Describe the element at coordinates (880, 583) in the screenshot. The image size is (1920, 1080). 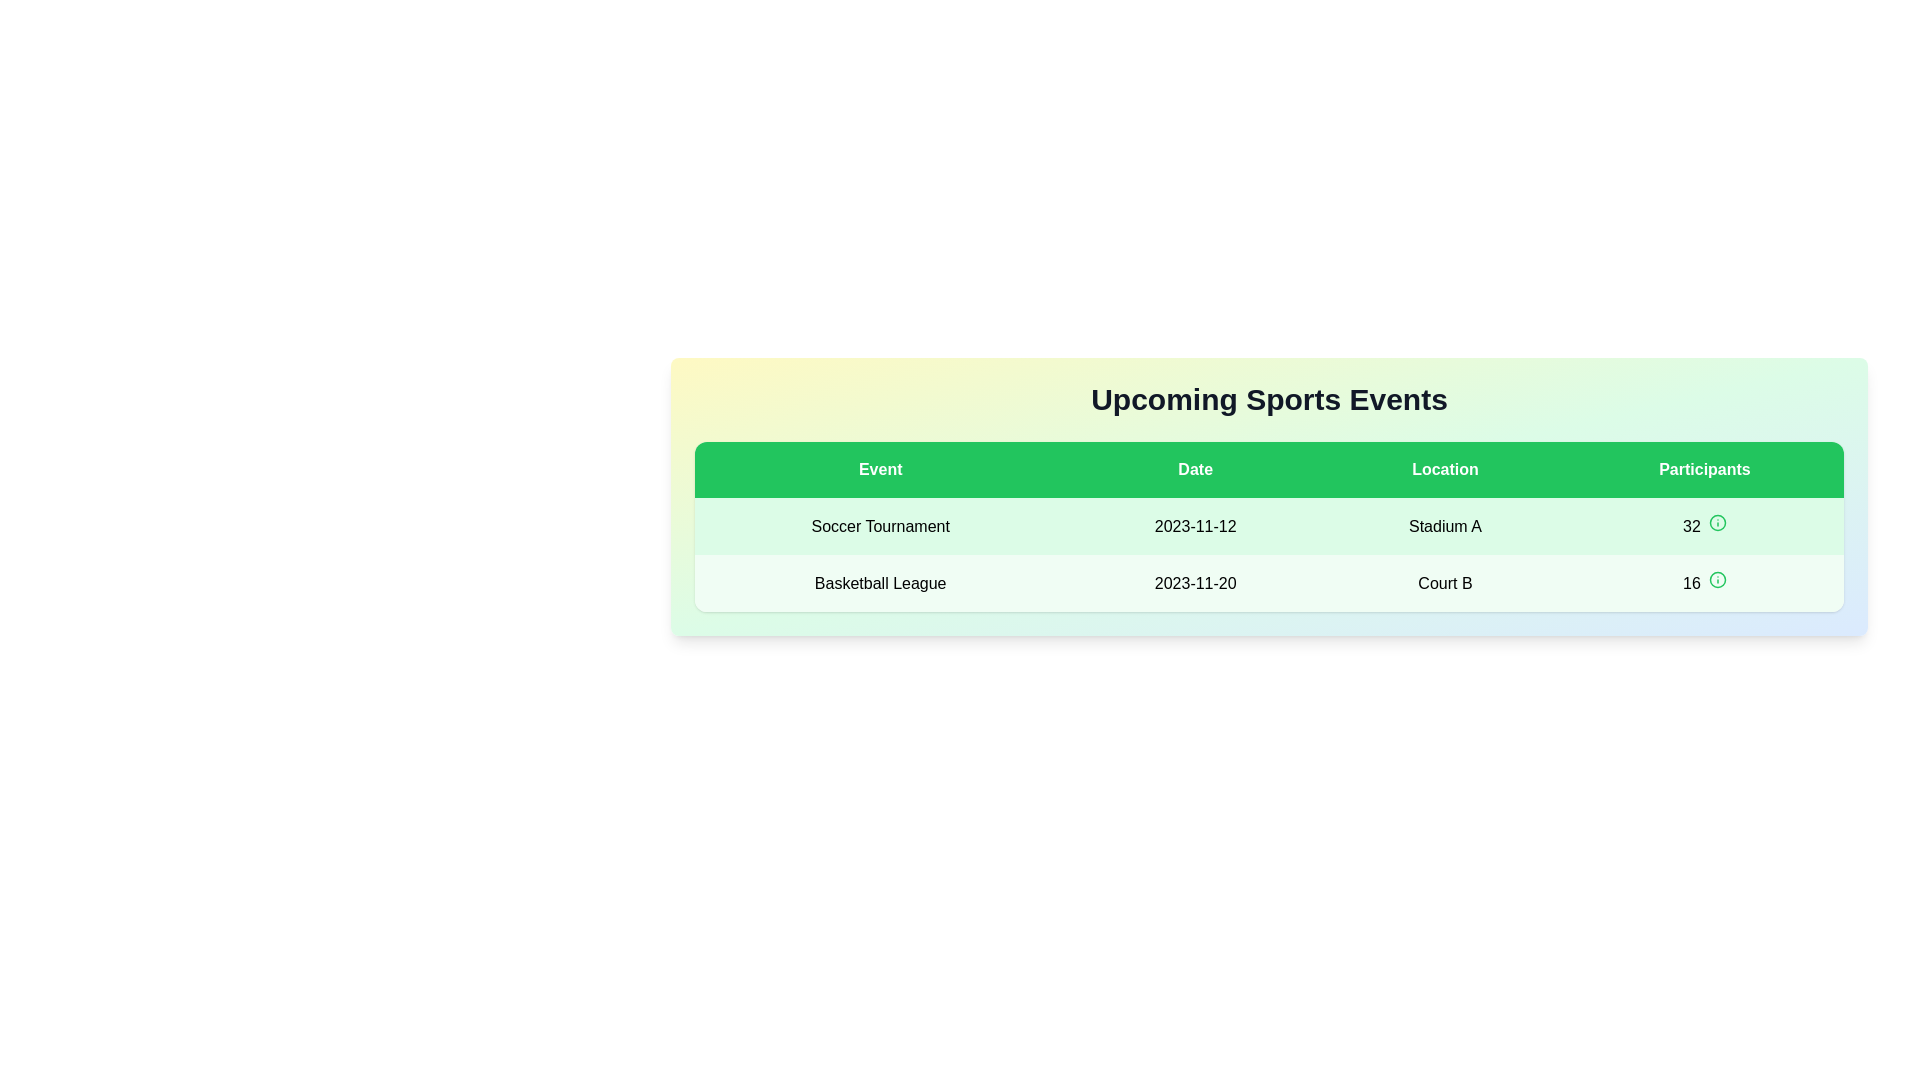
I see `the Text Label element displaying 'Basketball League', which is located in the second row and first column of a table, above '2023-11-20' and below 'Soccer Tournament'` at that location.